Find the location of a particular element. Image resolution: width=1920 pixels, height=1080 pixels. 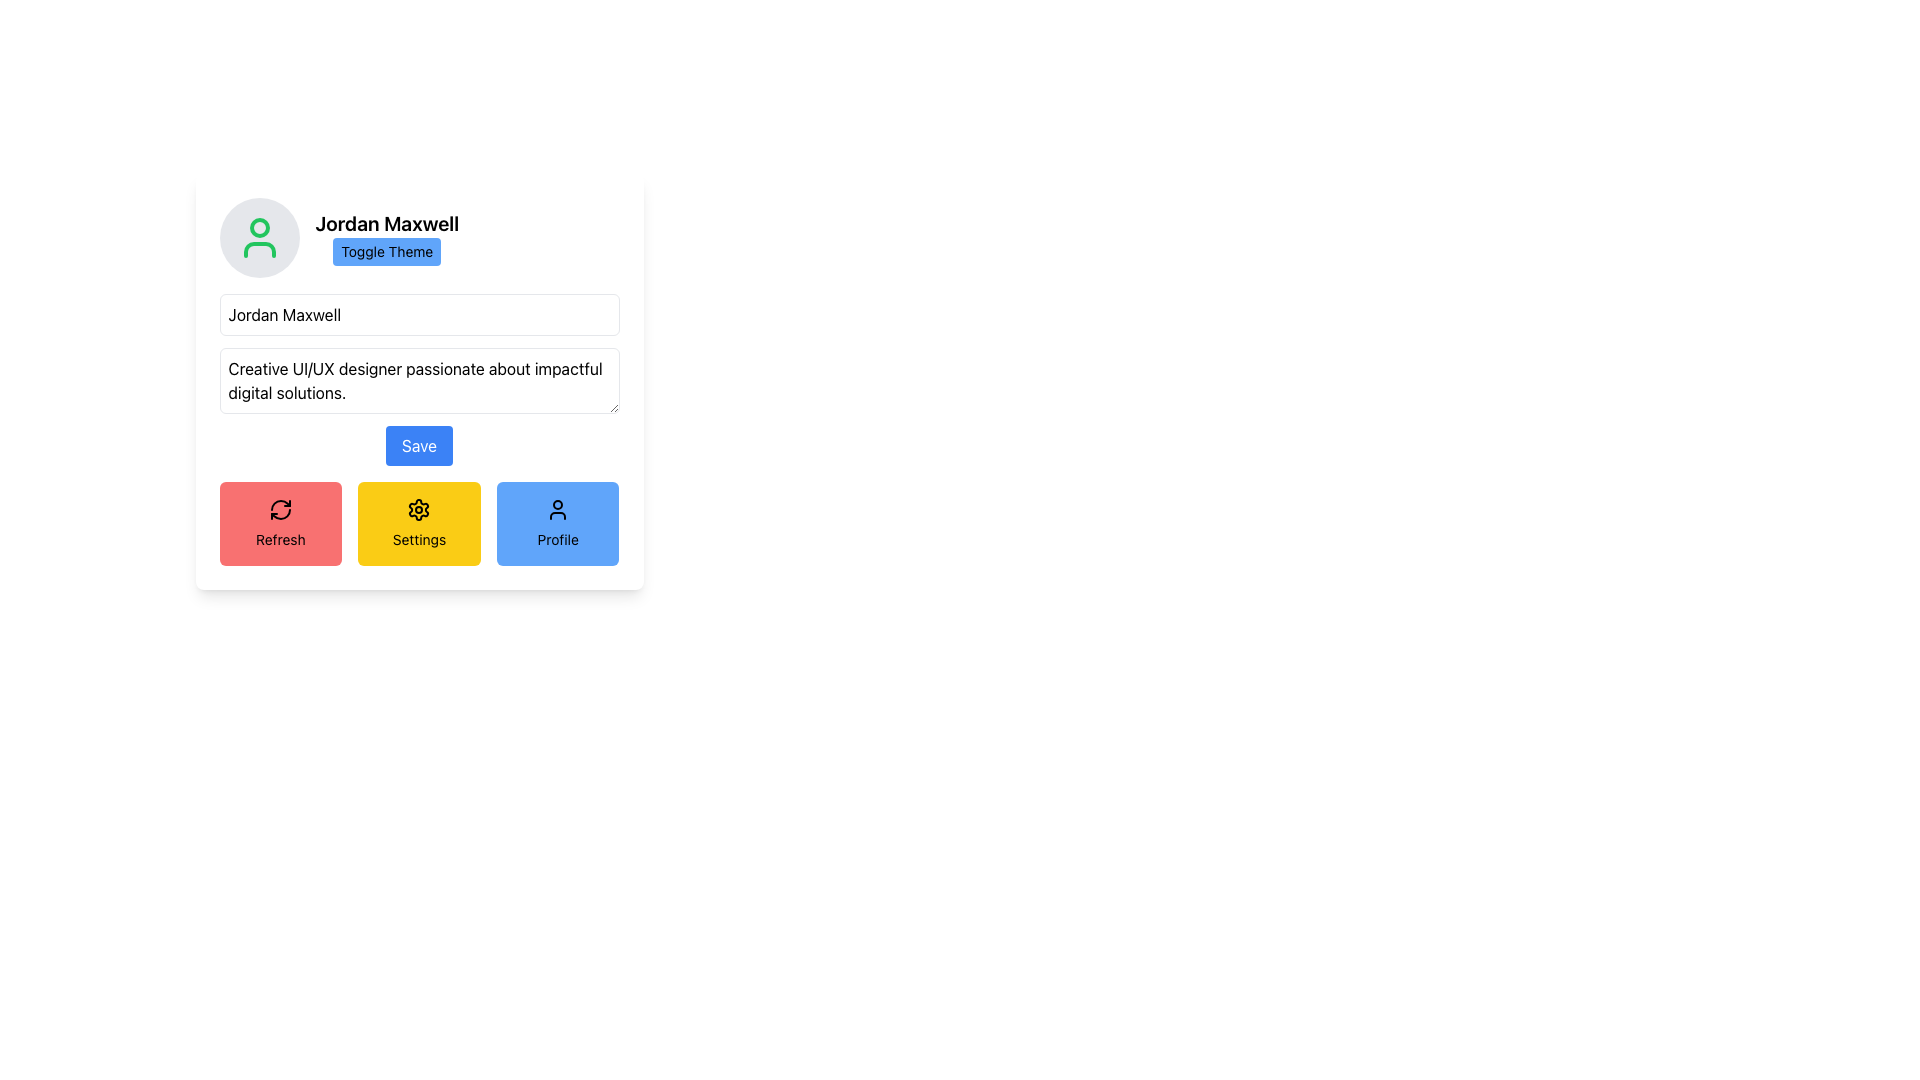

text label that displays the name 'Jordan Maxwell', which is located in the upper-left section of the interface, directly to the right of a circular icon and above a smaller blue rectangular button labeled 'Toggle Theme' is located at coordinates (387, 223).